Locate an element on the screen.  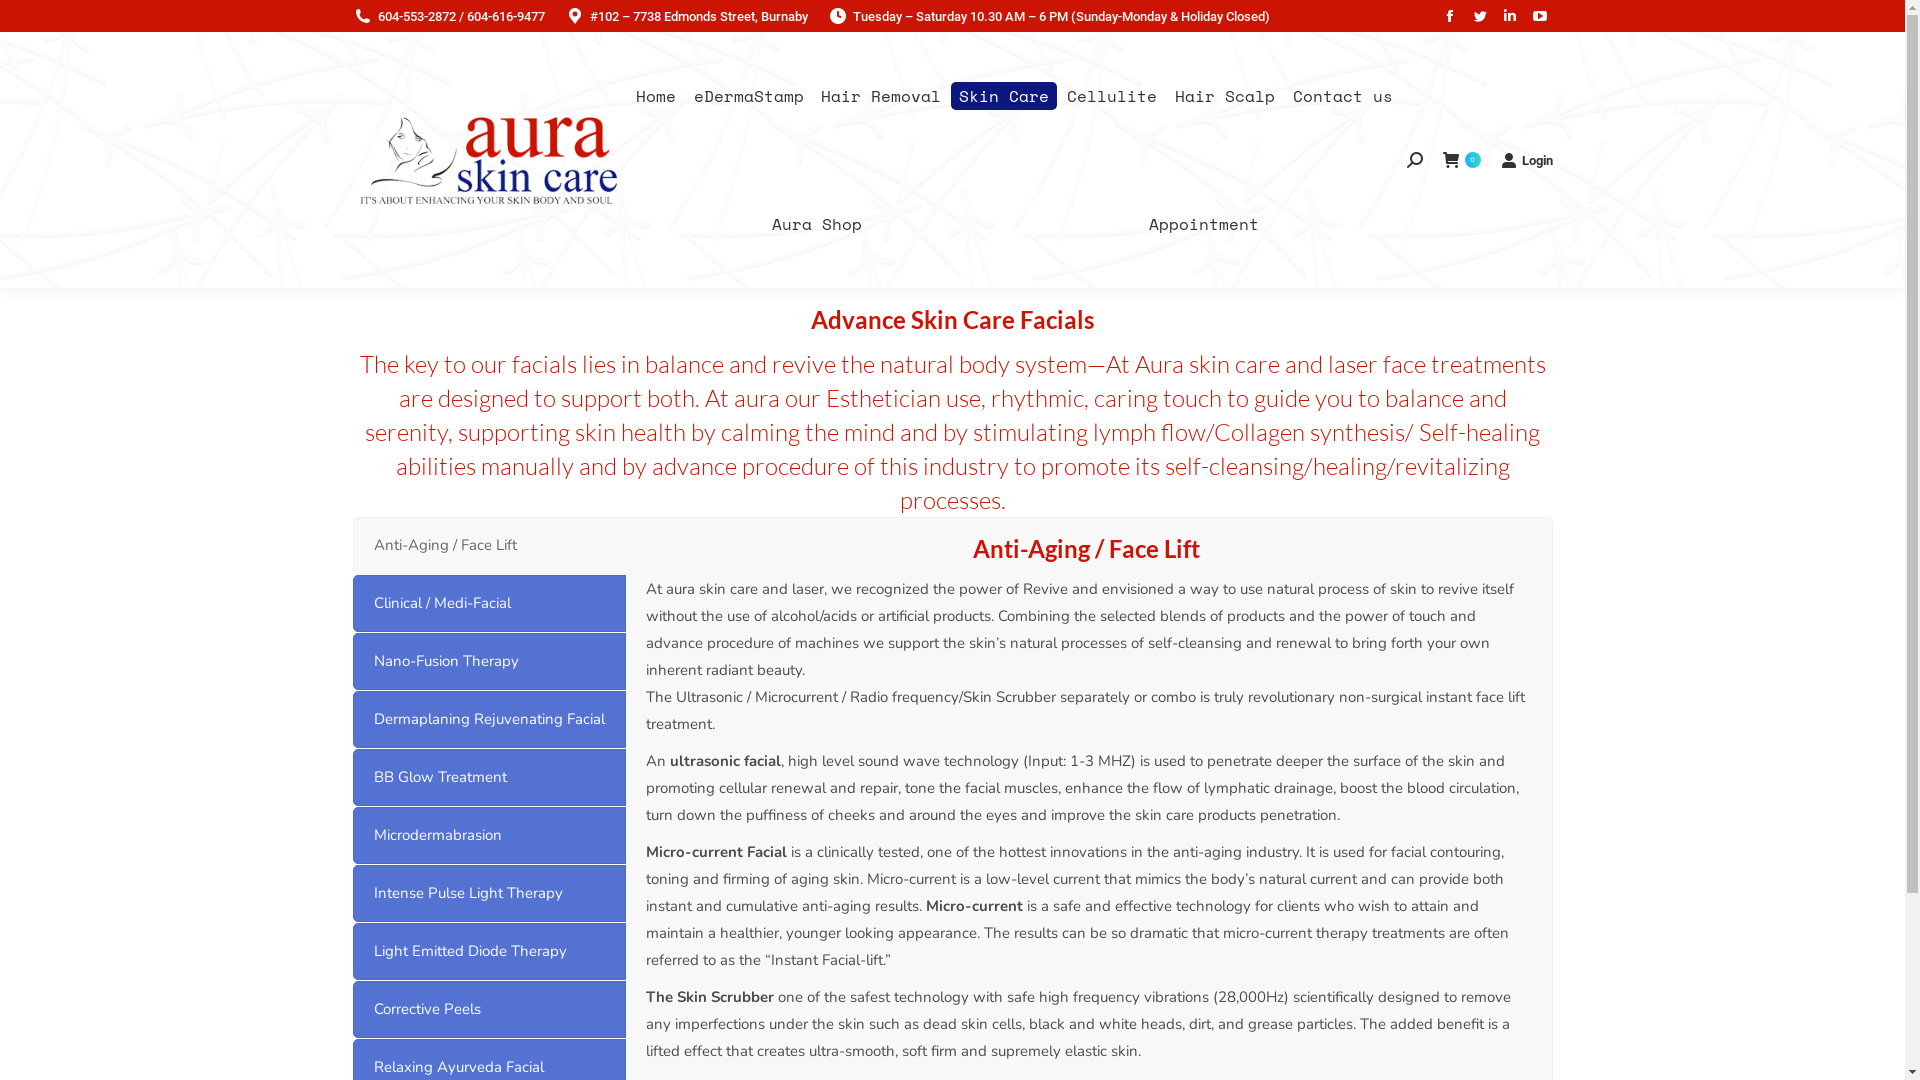
'Anti-Aging / Face Lift' is located at coordinates (488, 545).